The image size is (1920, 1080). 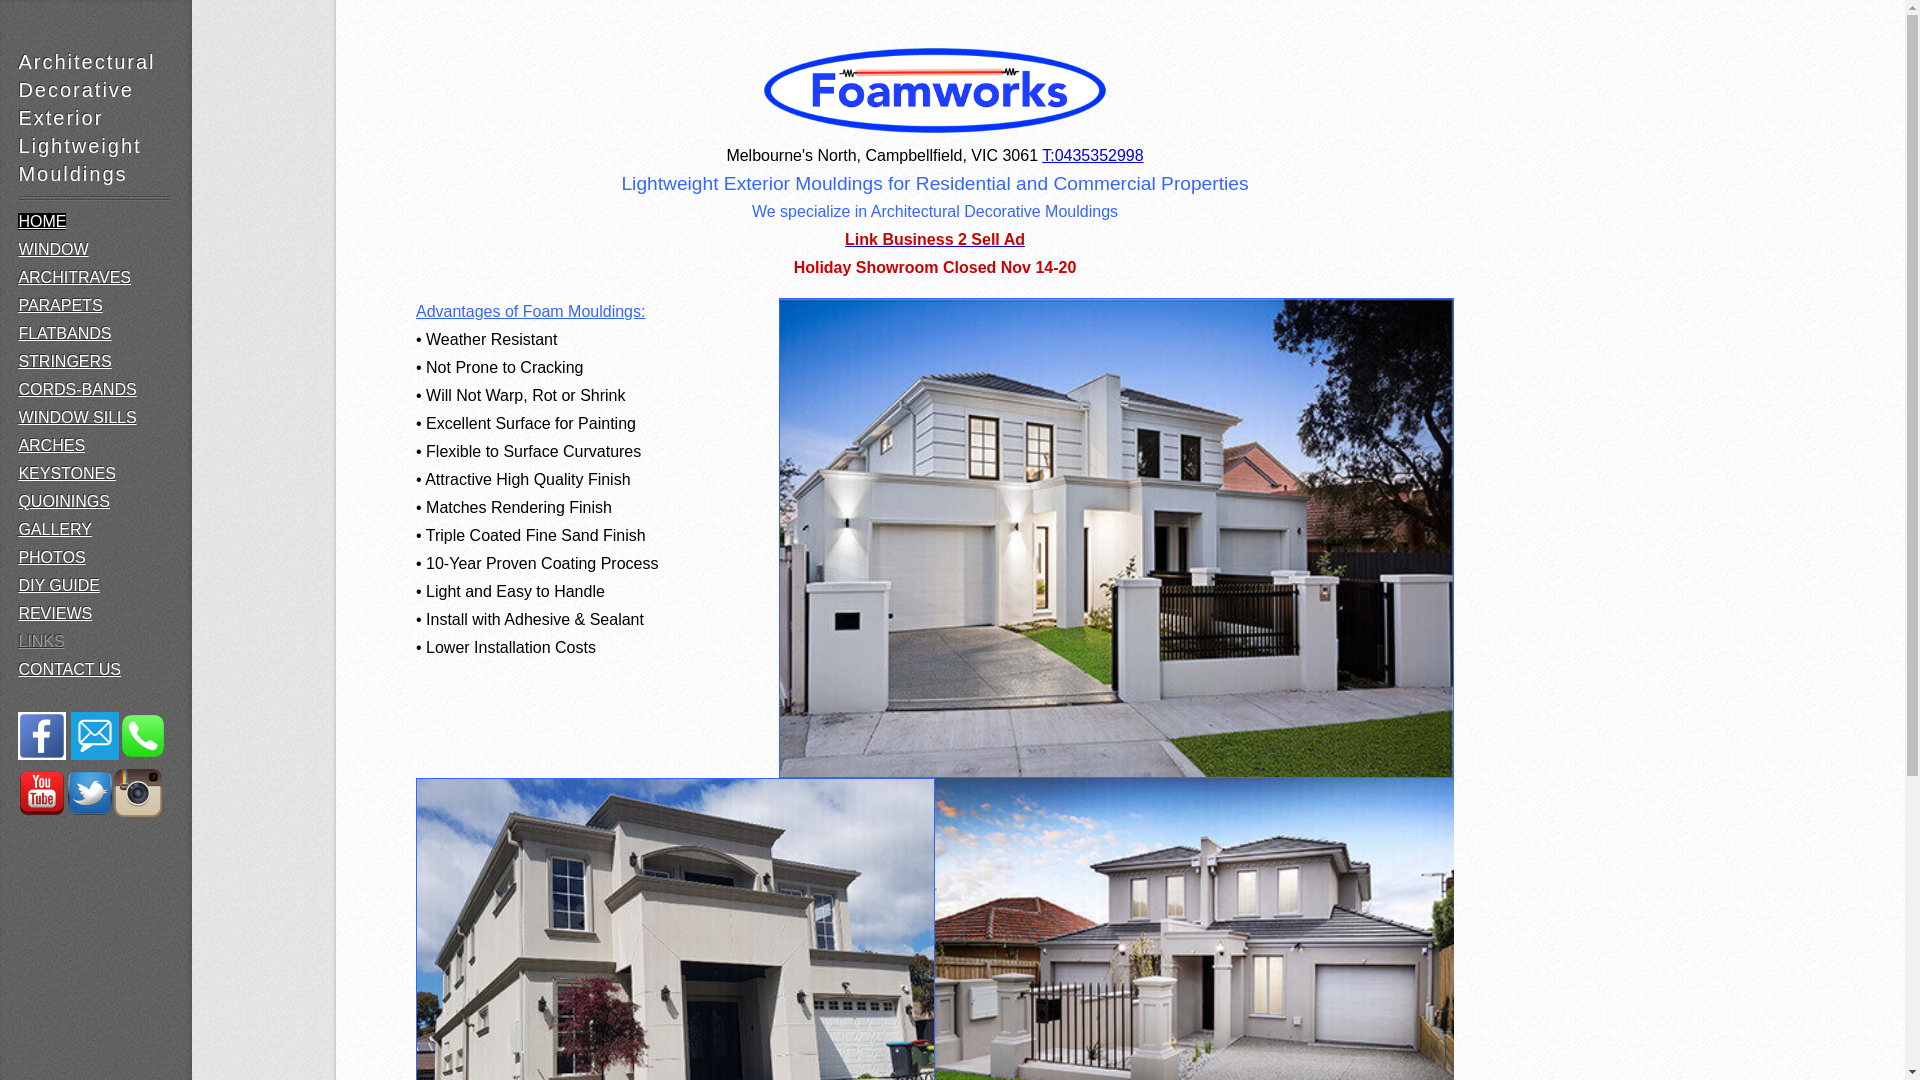 What do you see at coordinates (58, 585) in the screenshot?
I see `'DIY GUIDE'` at bounding box center [58, 585].